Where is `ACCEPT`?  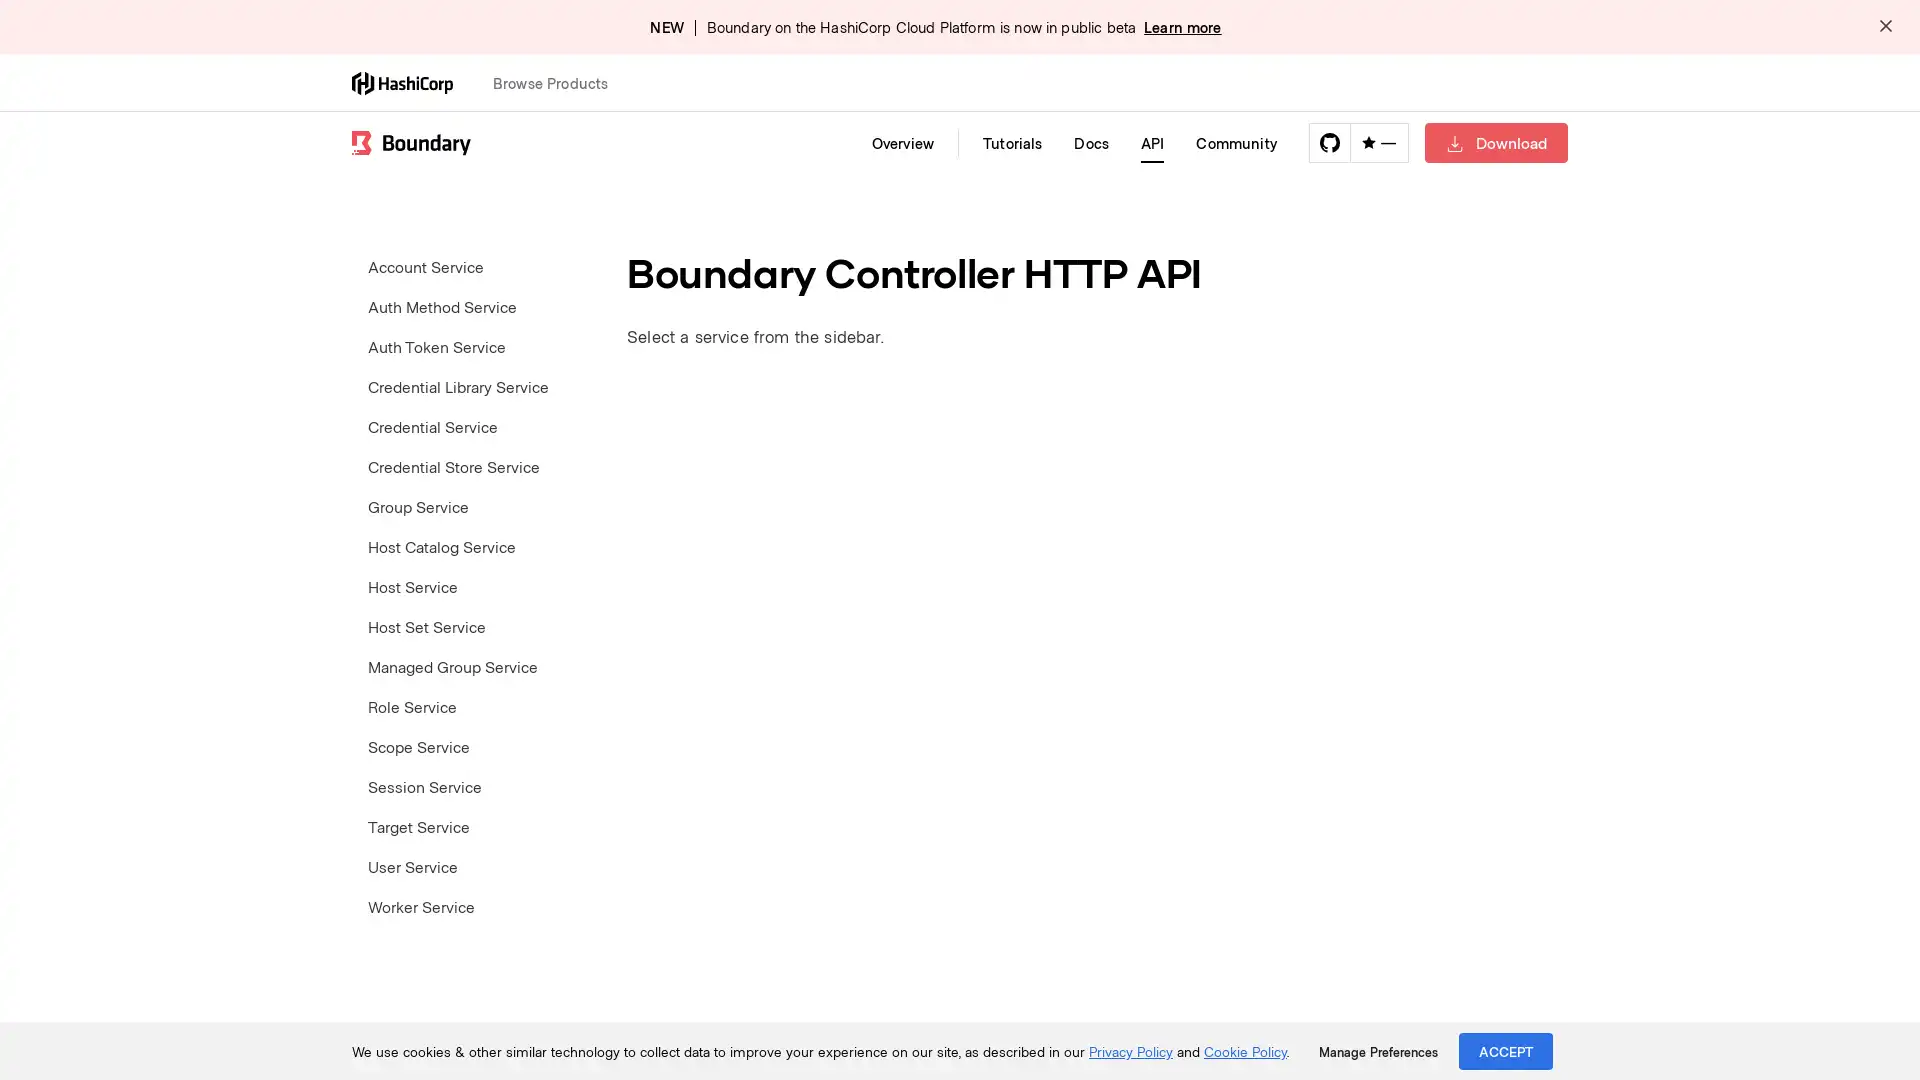 ACCEPT is located at coordinates (1506, 1050).